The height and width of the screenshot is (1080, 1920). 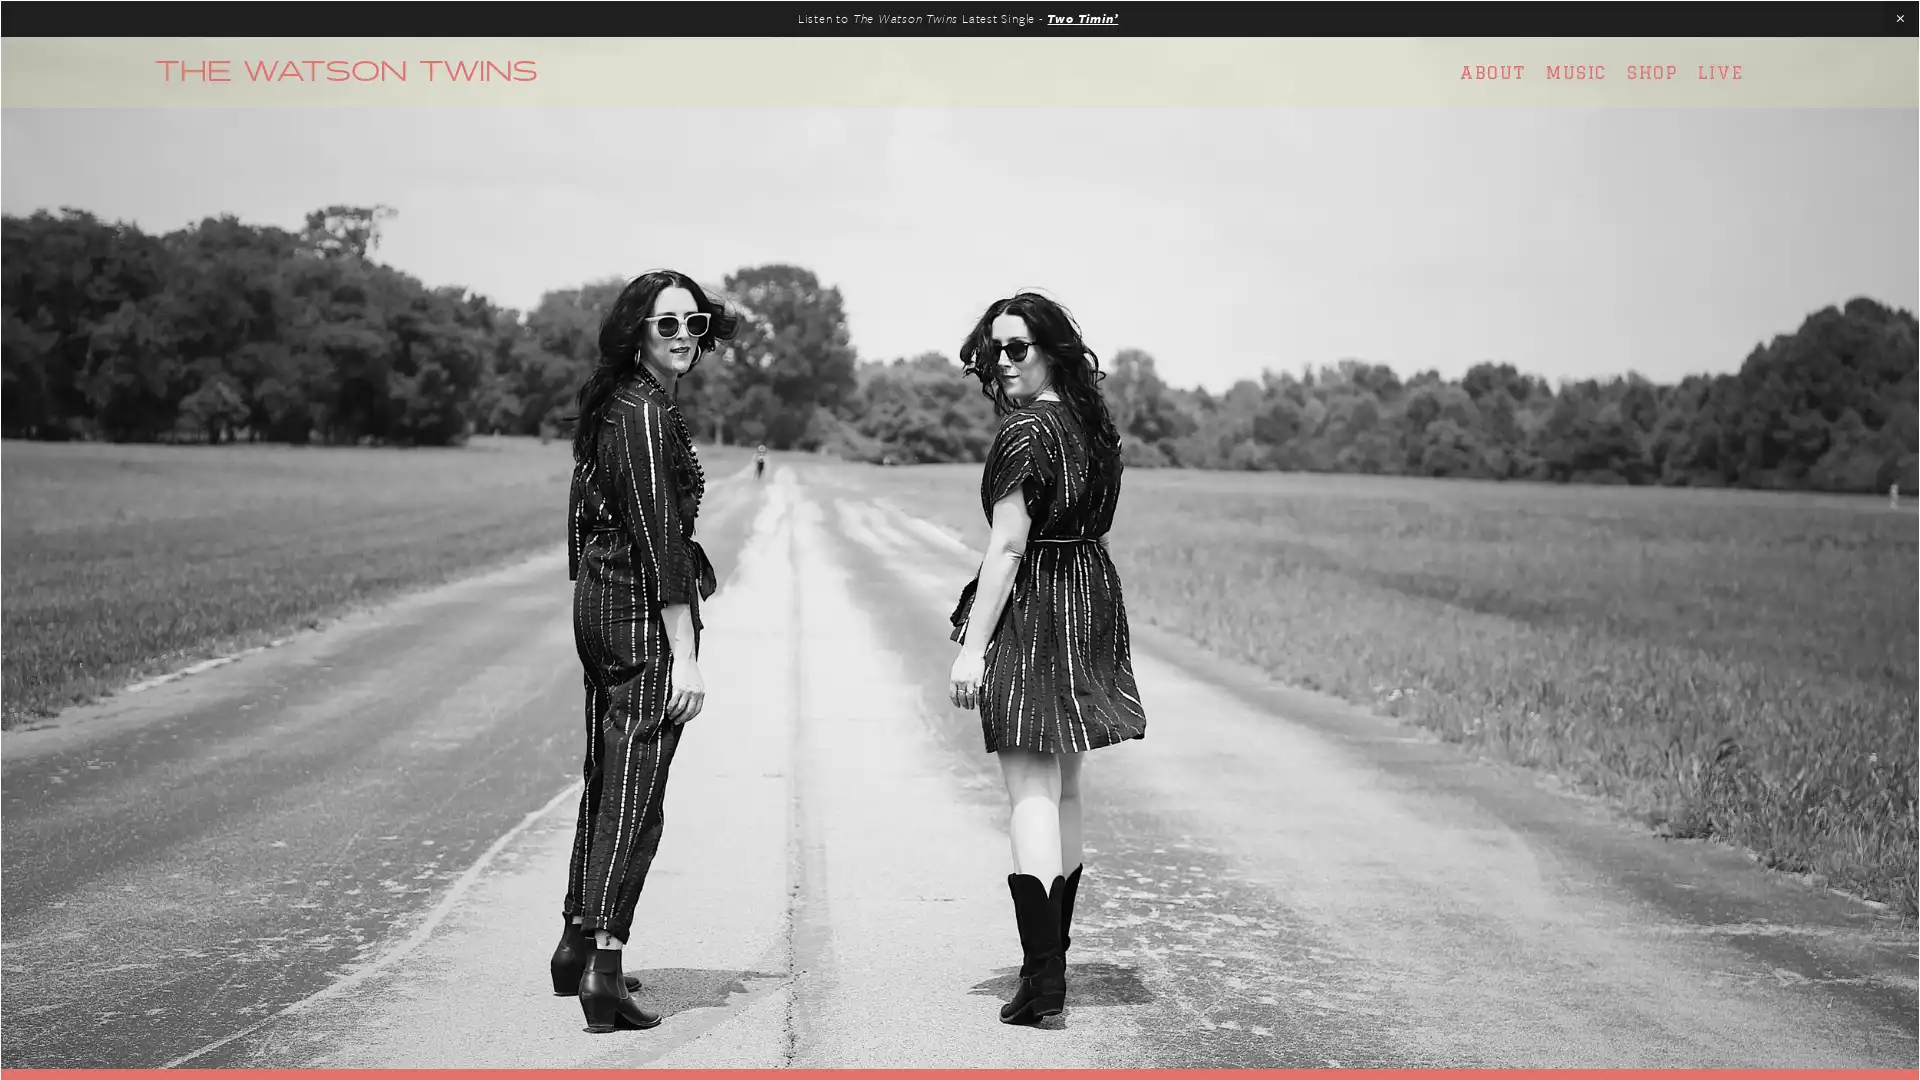 I want to click on Close, so click(x=1311, y=285).